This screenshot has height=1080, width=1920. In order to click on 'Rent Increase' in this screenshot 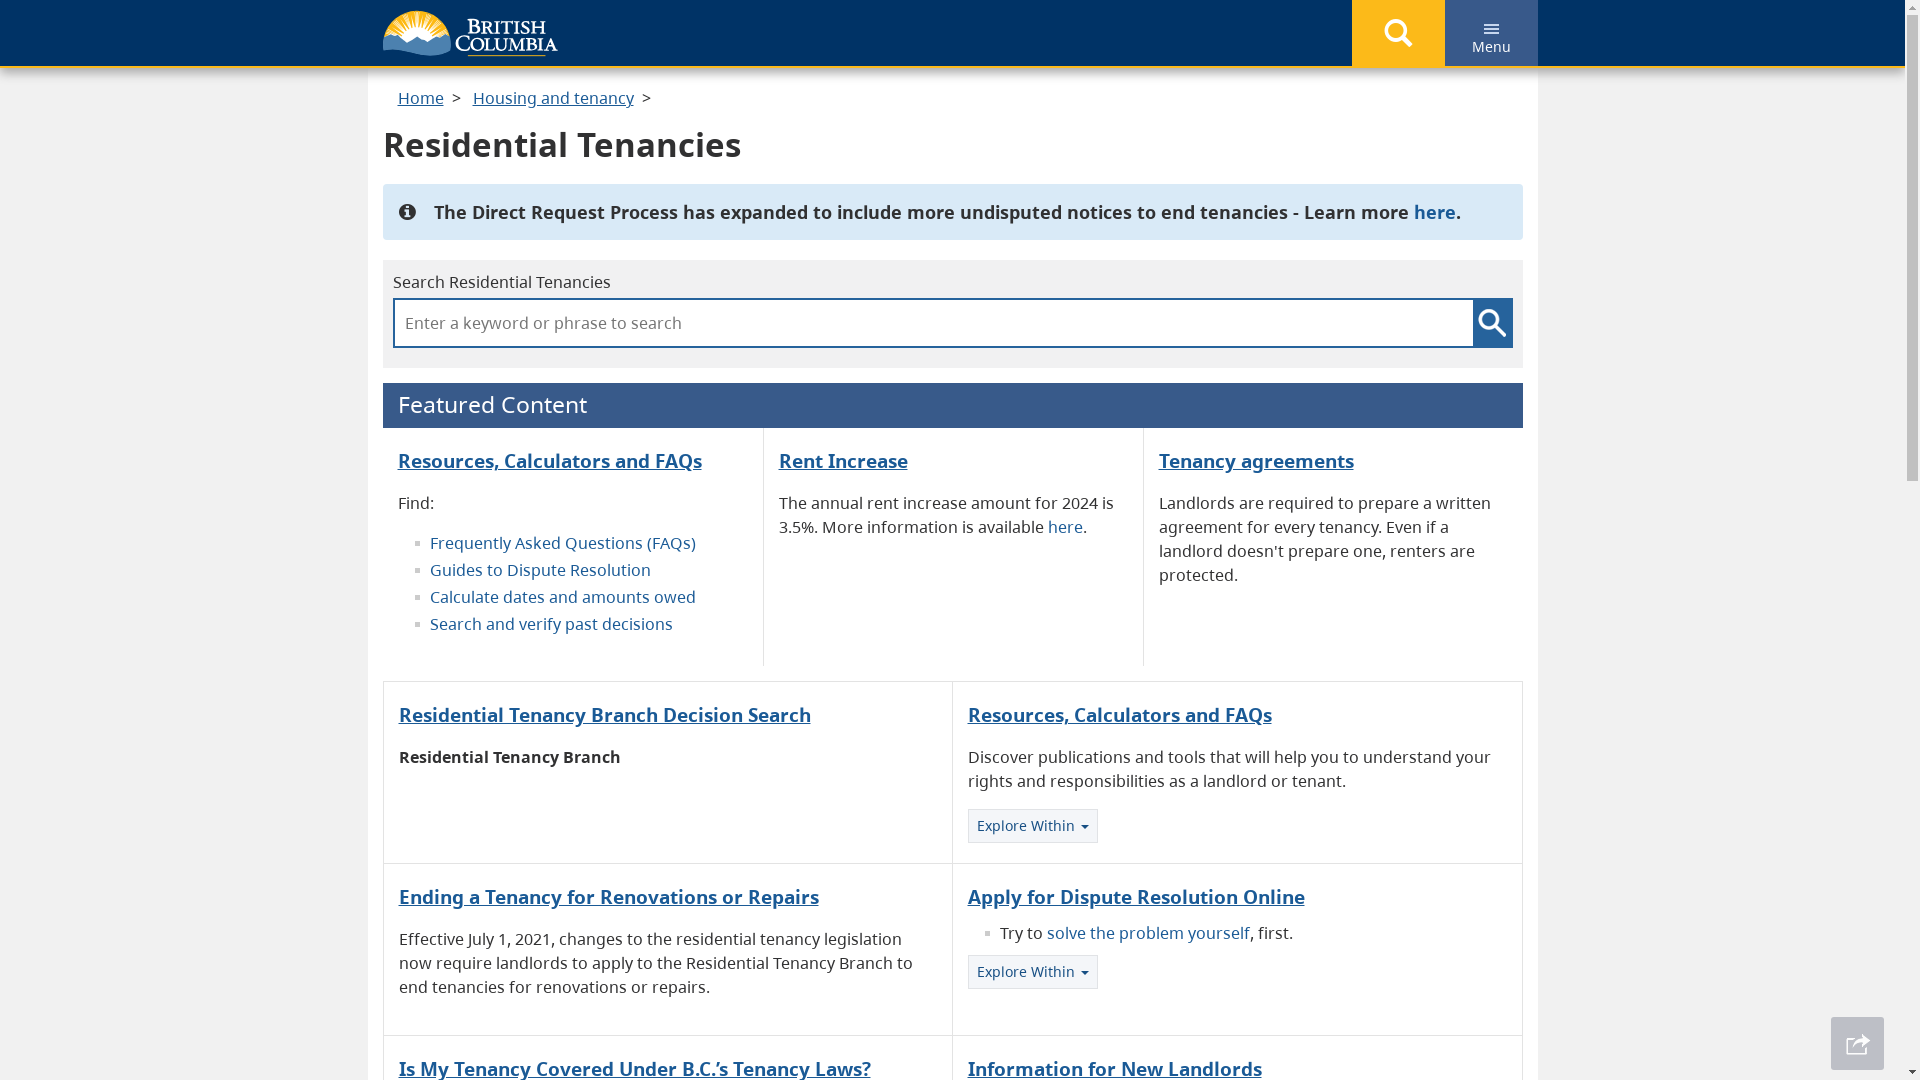, I will do `click(842, 460)`.